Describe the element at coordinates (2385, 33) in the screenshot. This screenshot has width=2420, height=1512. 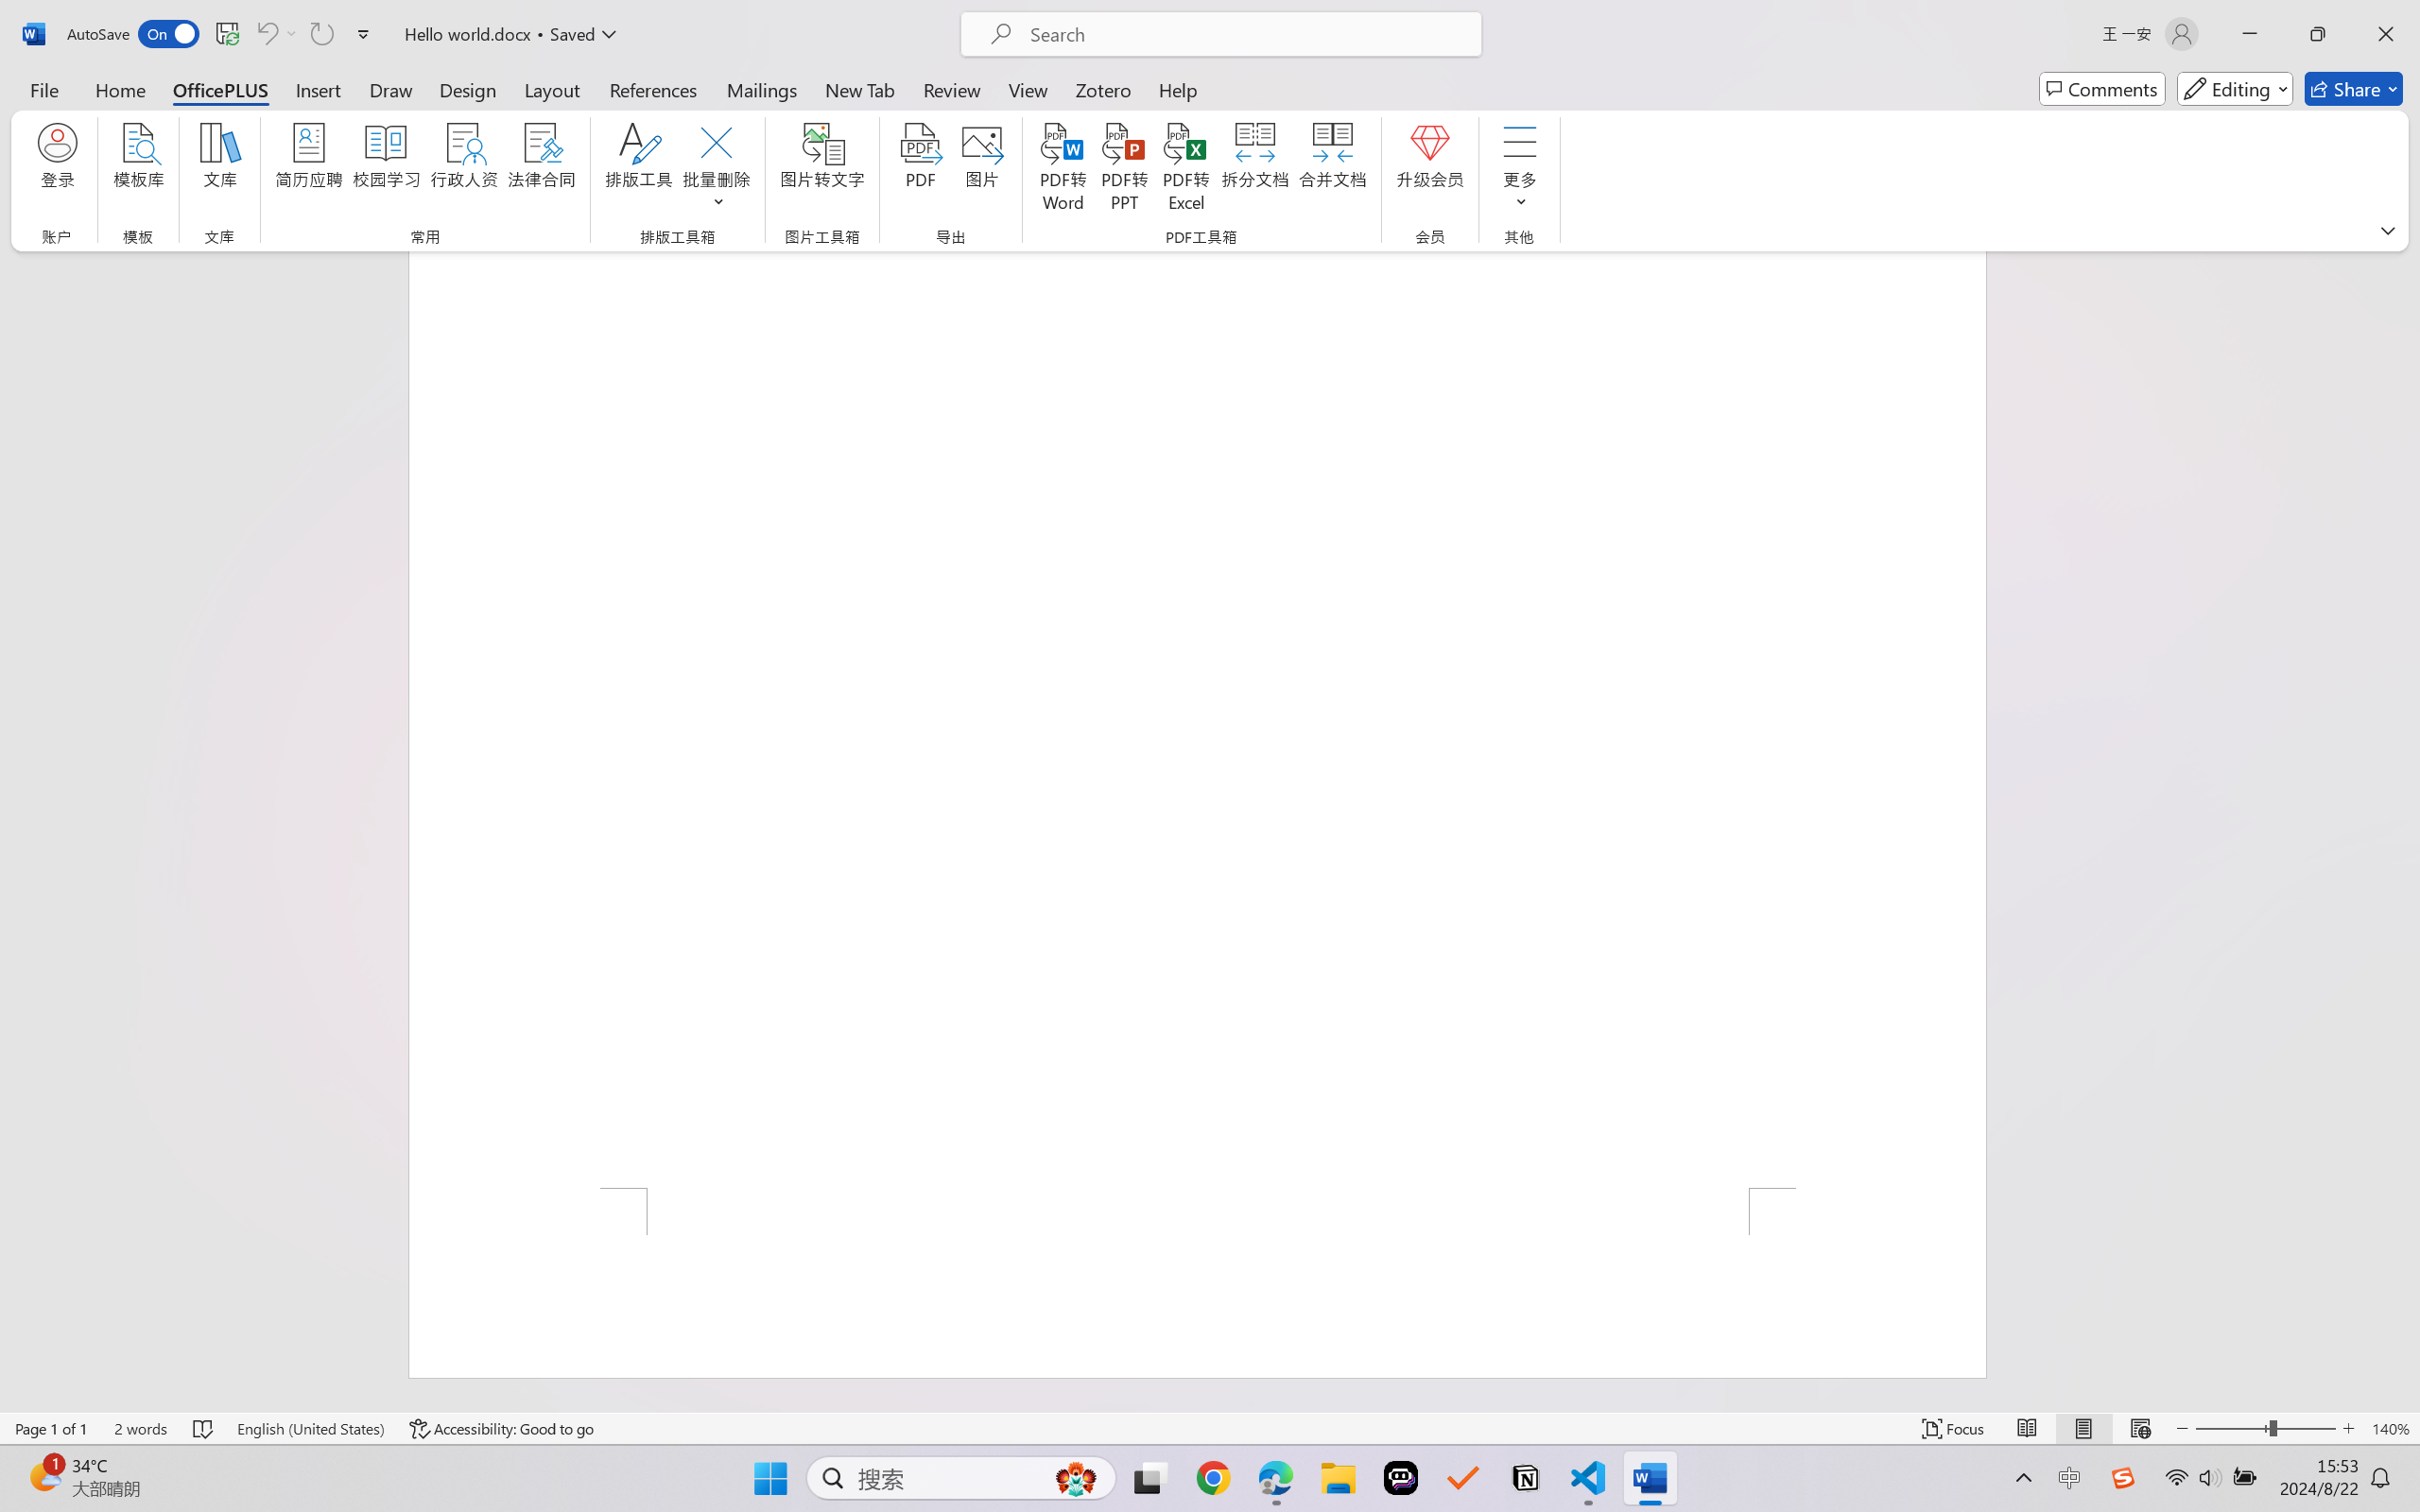
I see `'Close'` at that location.